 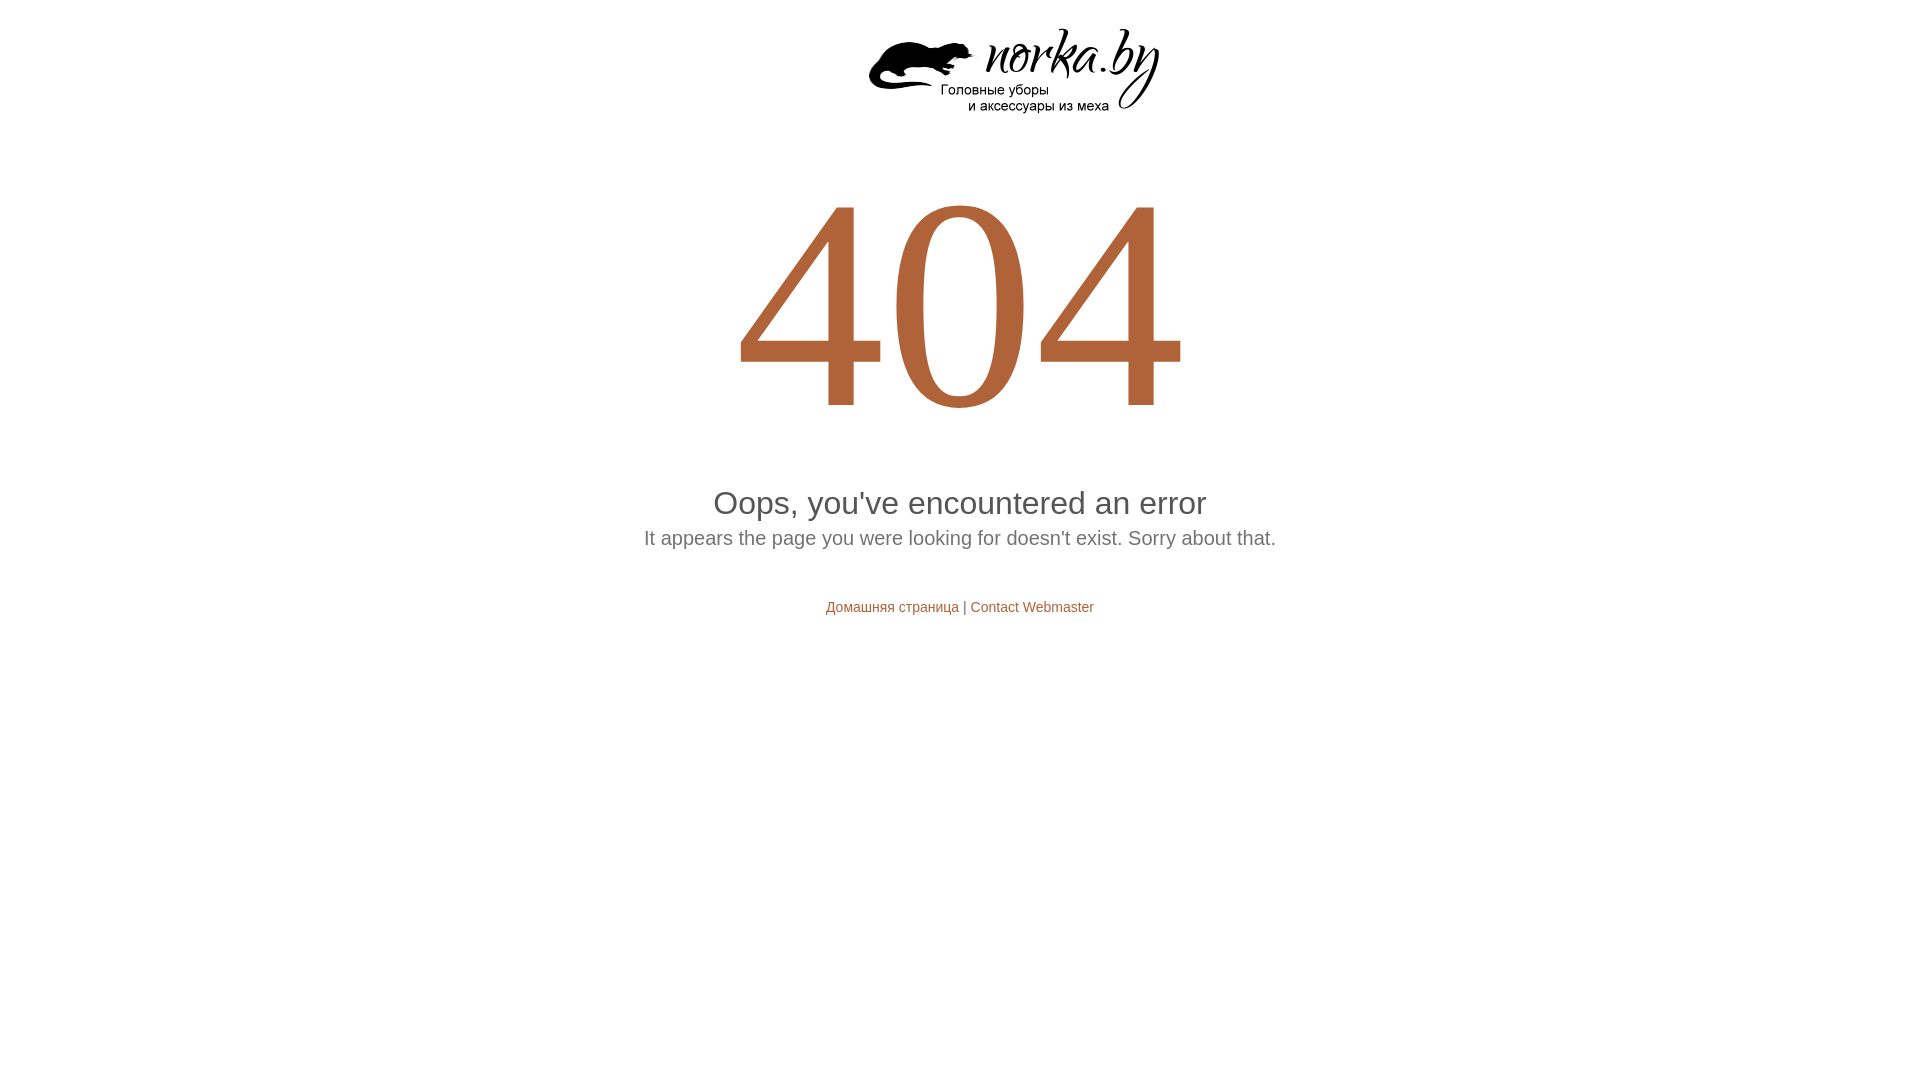 I want to click on 'Contact Webmaster', so click(x=970, y=605).